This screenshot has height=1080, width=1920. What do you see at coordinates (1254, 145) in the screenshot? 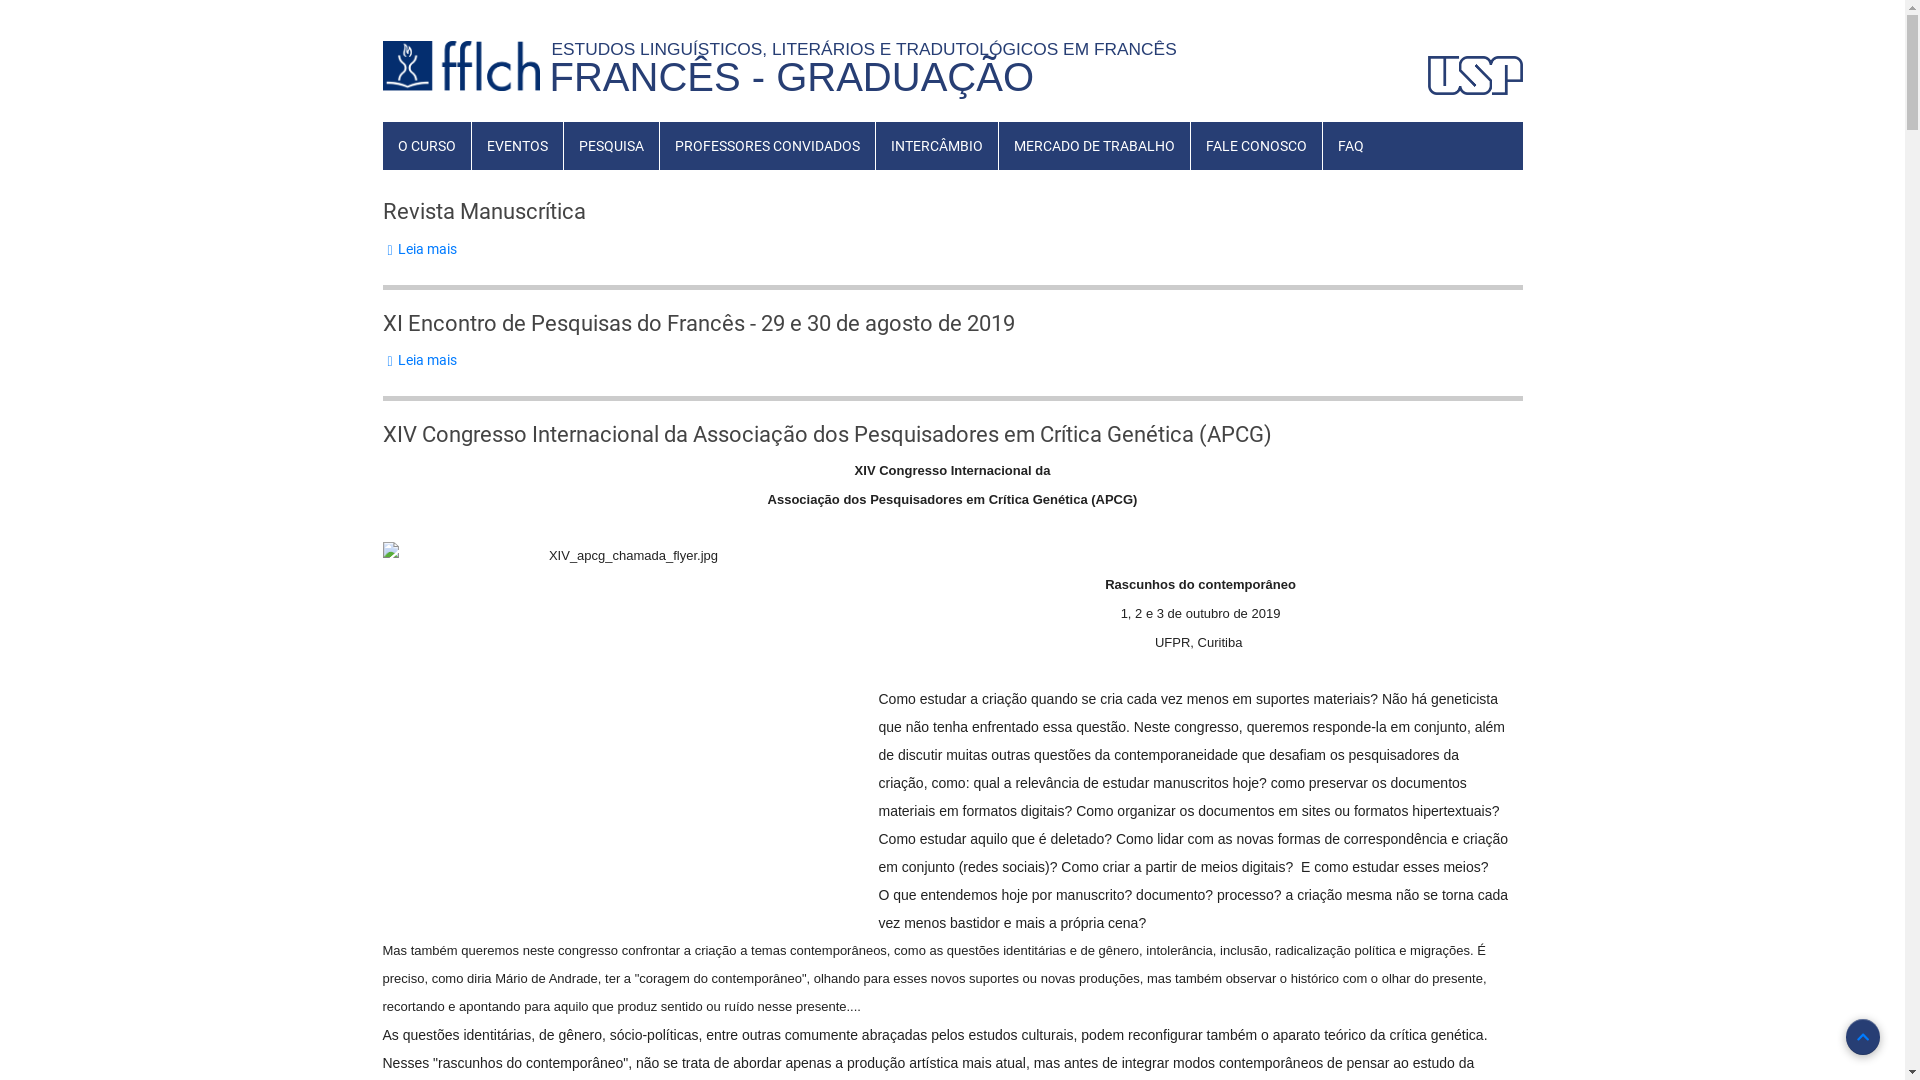
I see `'FALE CONOSCO'` at bounding box center [1254, 145].